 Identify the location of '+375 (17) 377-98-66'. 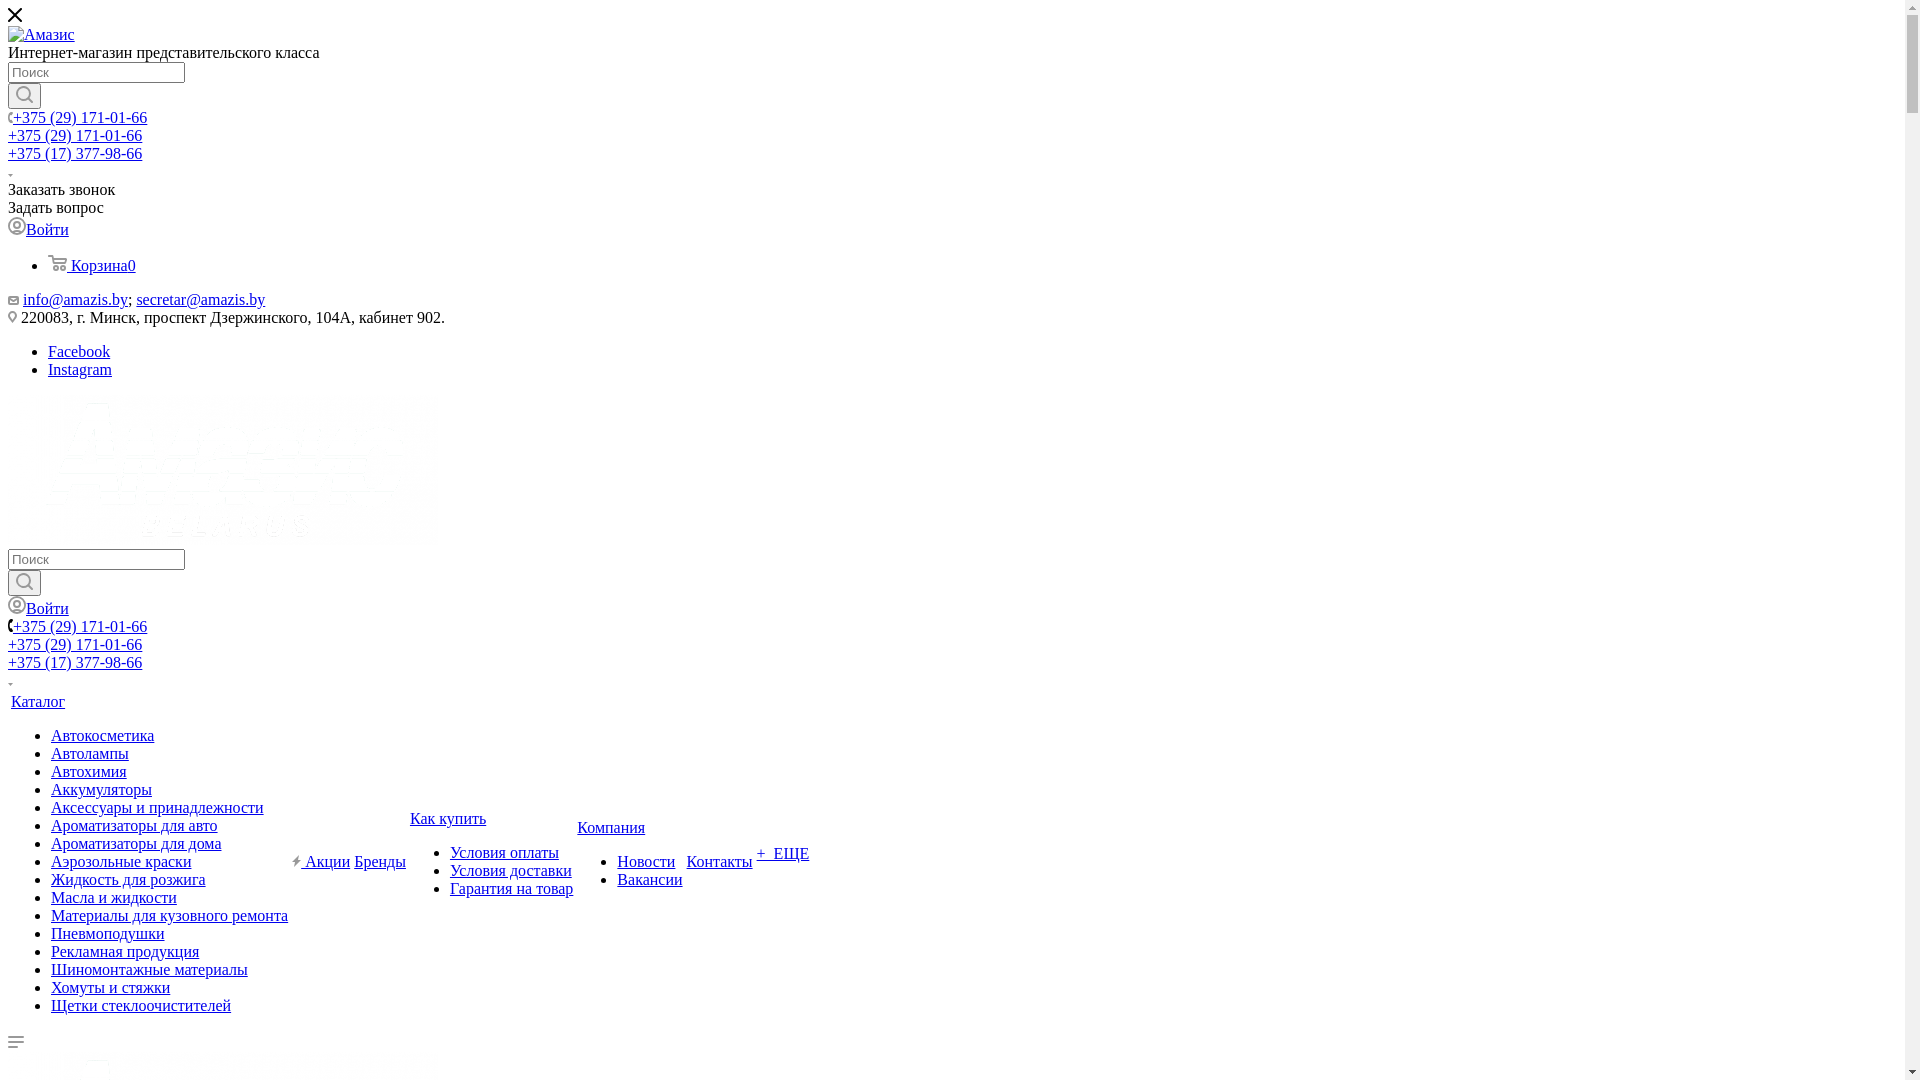
(8, 662).